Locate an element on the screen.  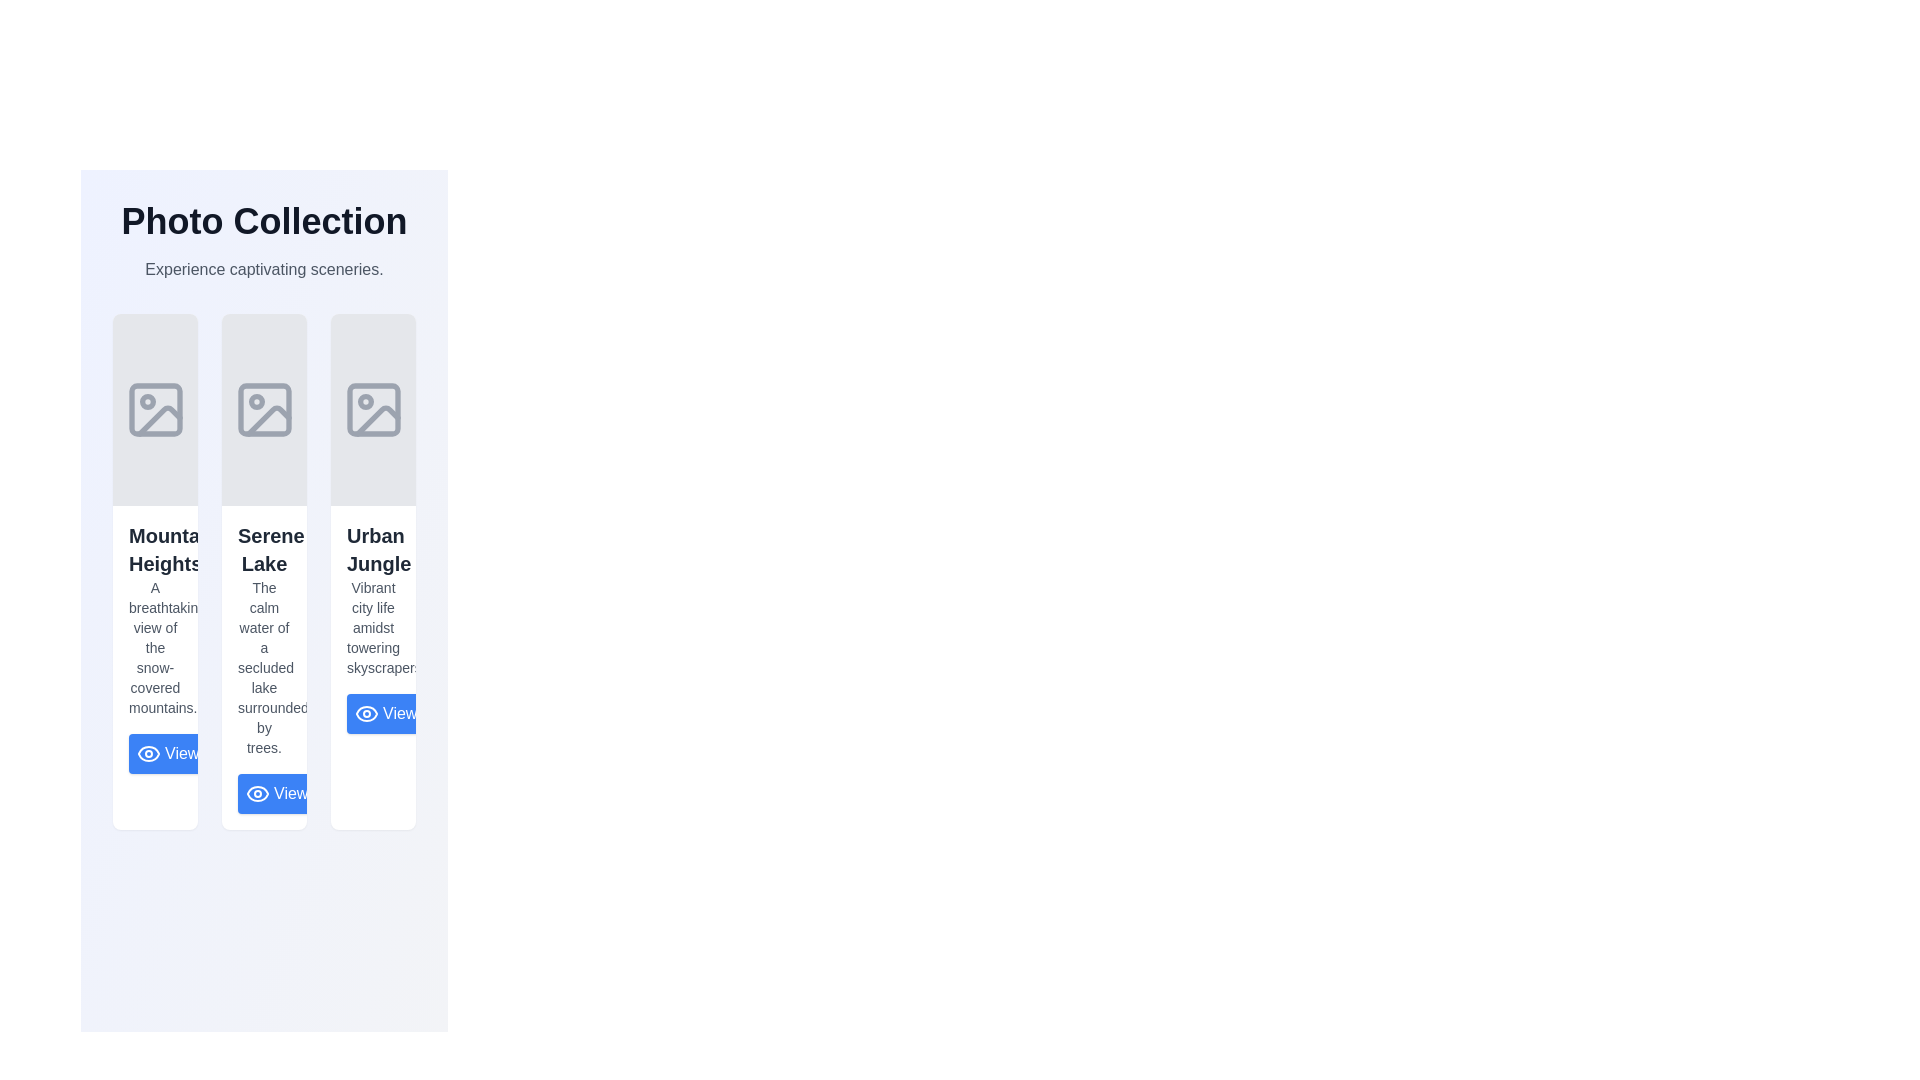
the eye-shaped SVG icon with a blue background located within the 'View' button of the first card titled 'Mountain Heights' is located at coordinates (147, 753).